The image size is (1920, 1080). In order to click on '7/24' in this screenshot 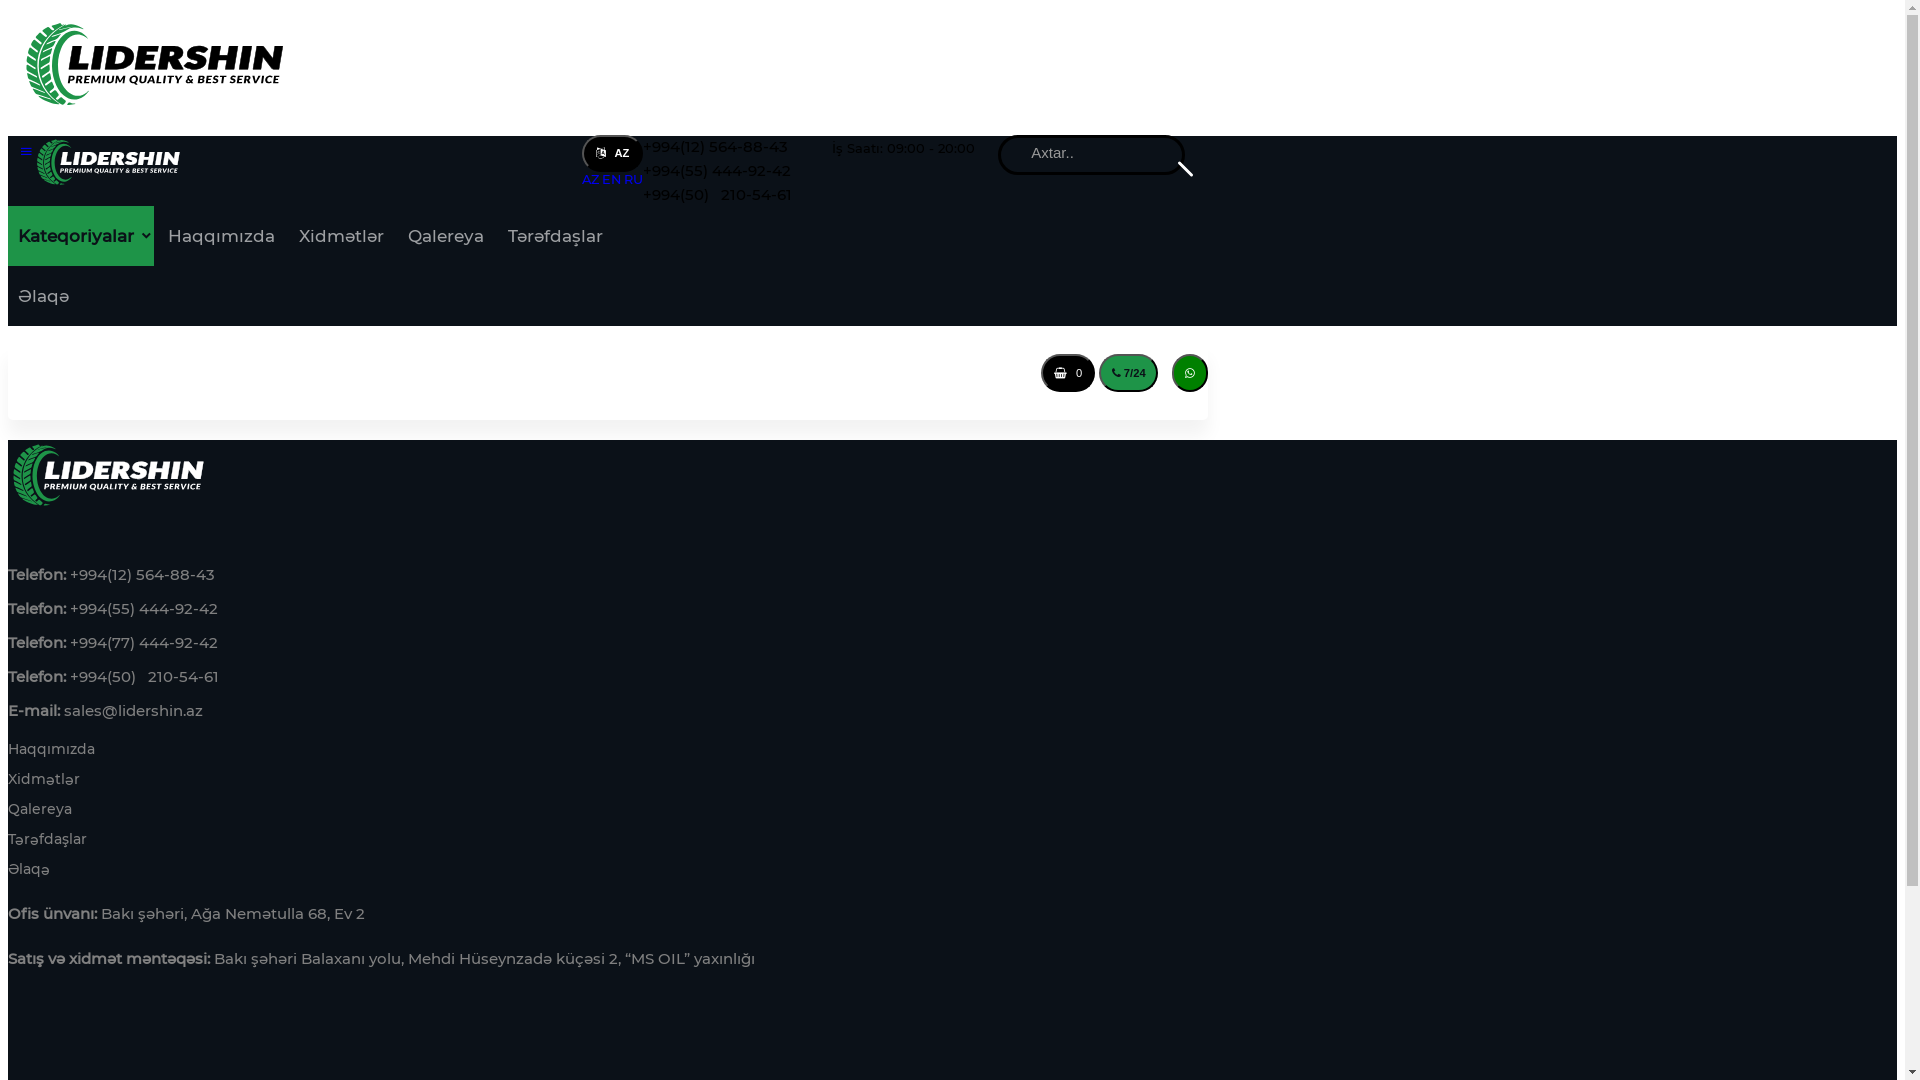, I will do `click(1128, 373)`.